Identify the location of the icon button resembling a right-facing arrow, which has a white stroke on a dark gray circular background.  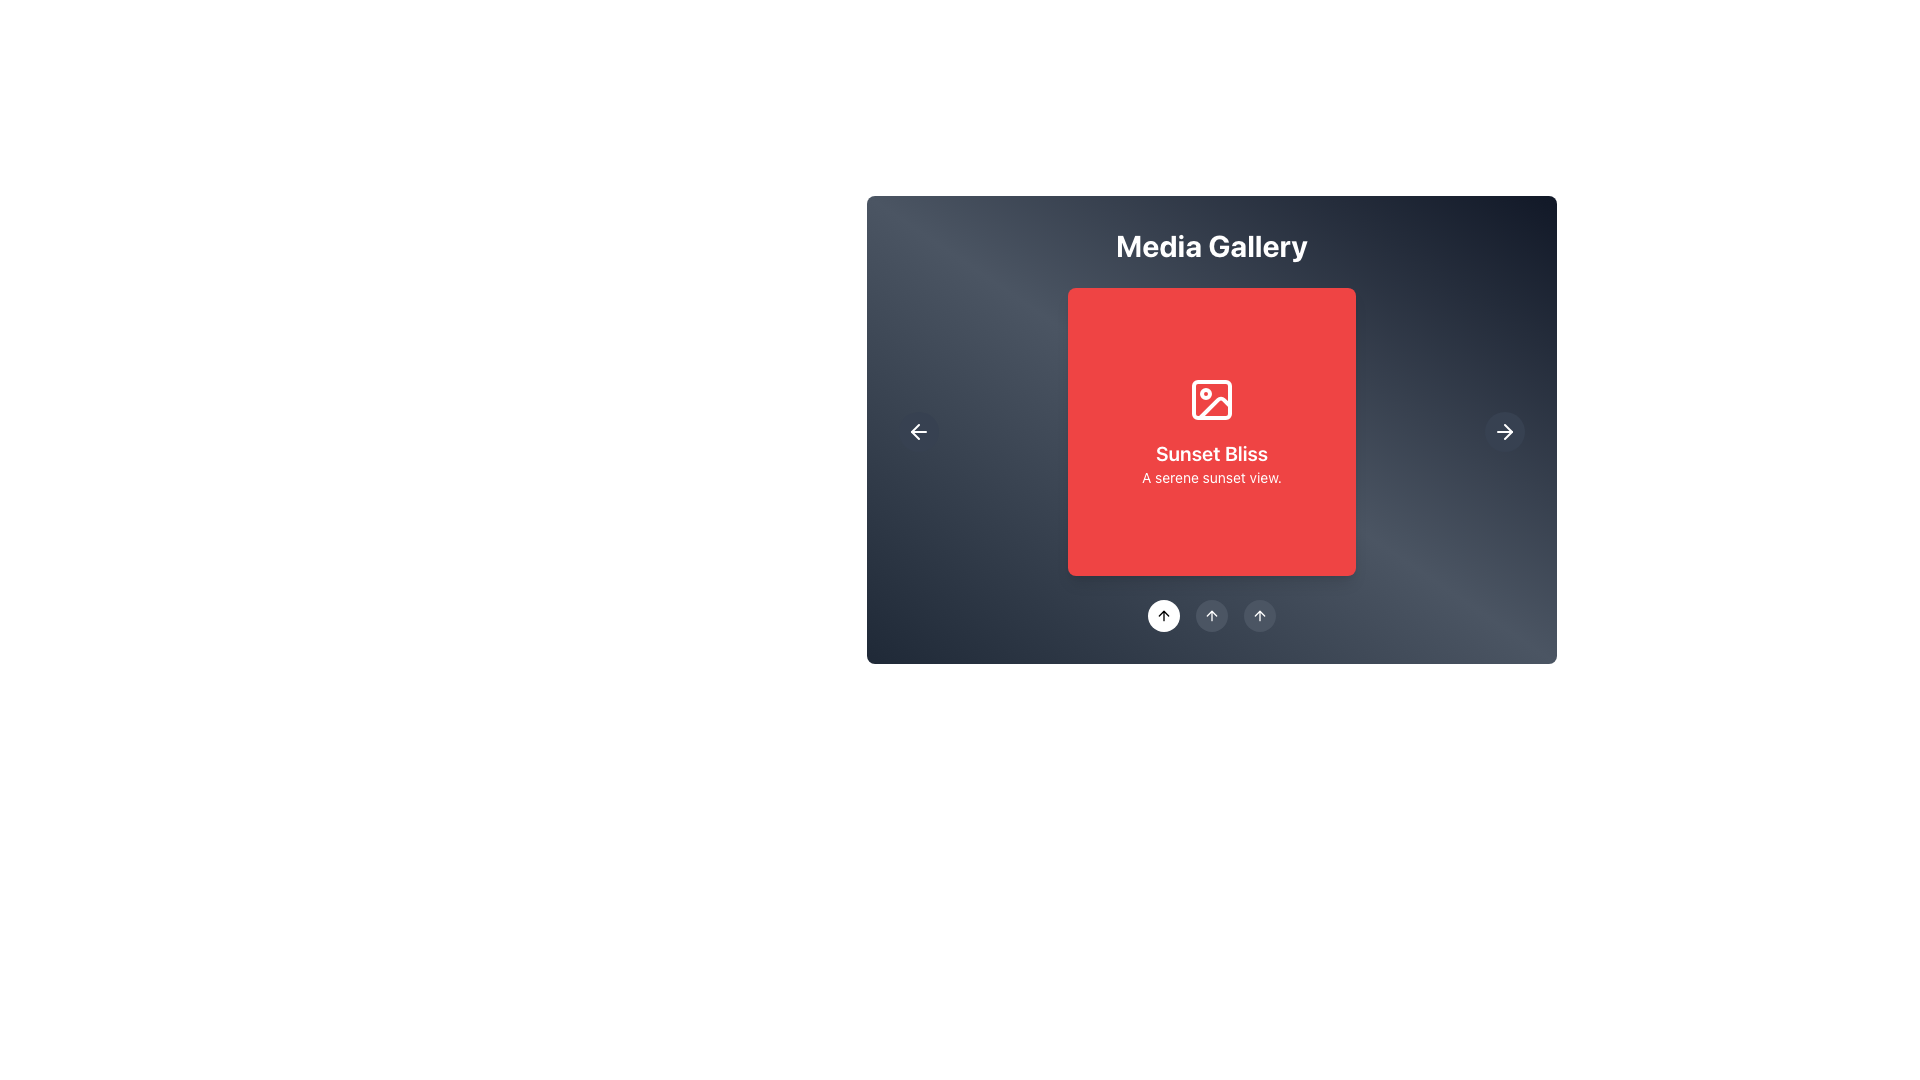
(1505, 431).